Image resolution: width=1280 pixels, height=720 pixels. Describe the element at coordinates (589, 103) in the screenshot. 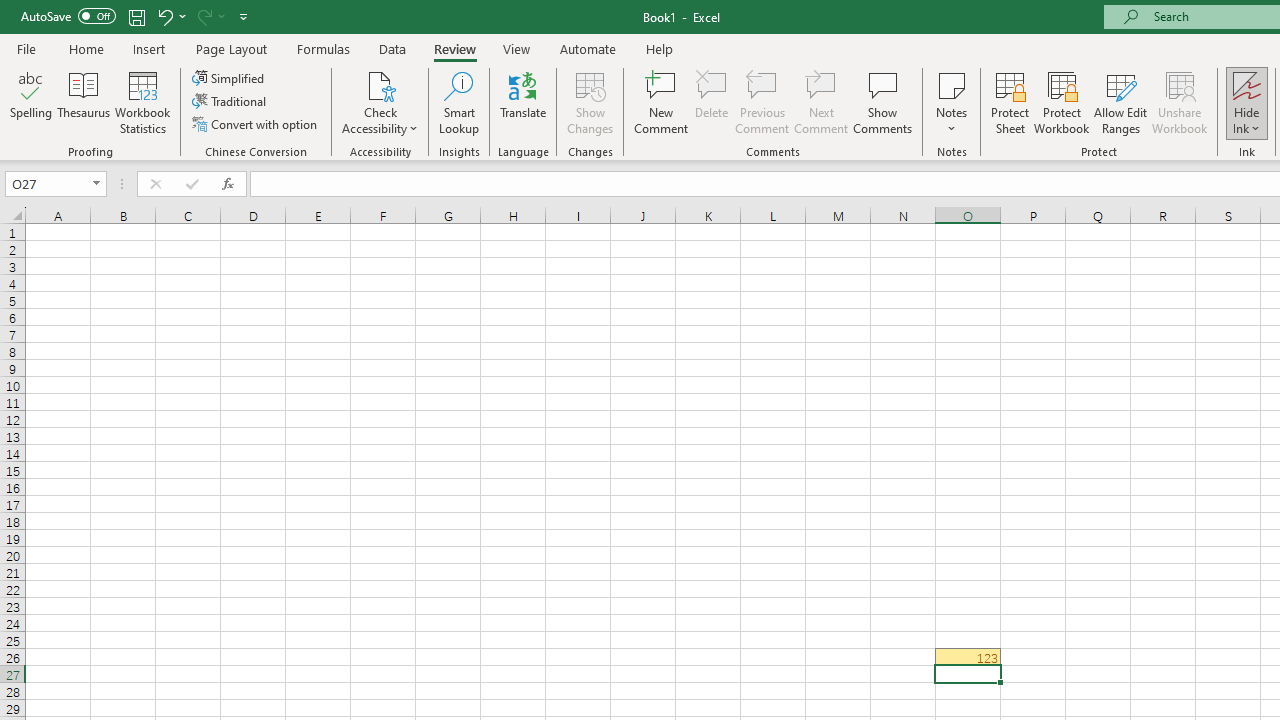

I see `'Show Changes'` at that location.